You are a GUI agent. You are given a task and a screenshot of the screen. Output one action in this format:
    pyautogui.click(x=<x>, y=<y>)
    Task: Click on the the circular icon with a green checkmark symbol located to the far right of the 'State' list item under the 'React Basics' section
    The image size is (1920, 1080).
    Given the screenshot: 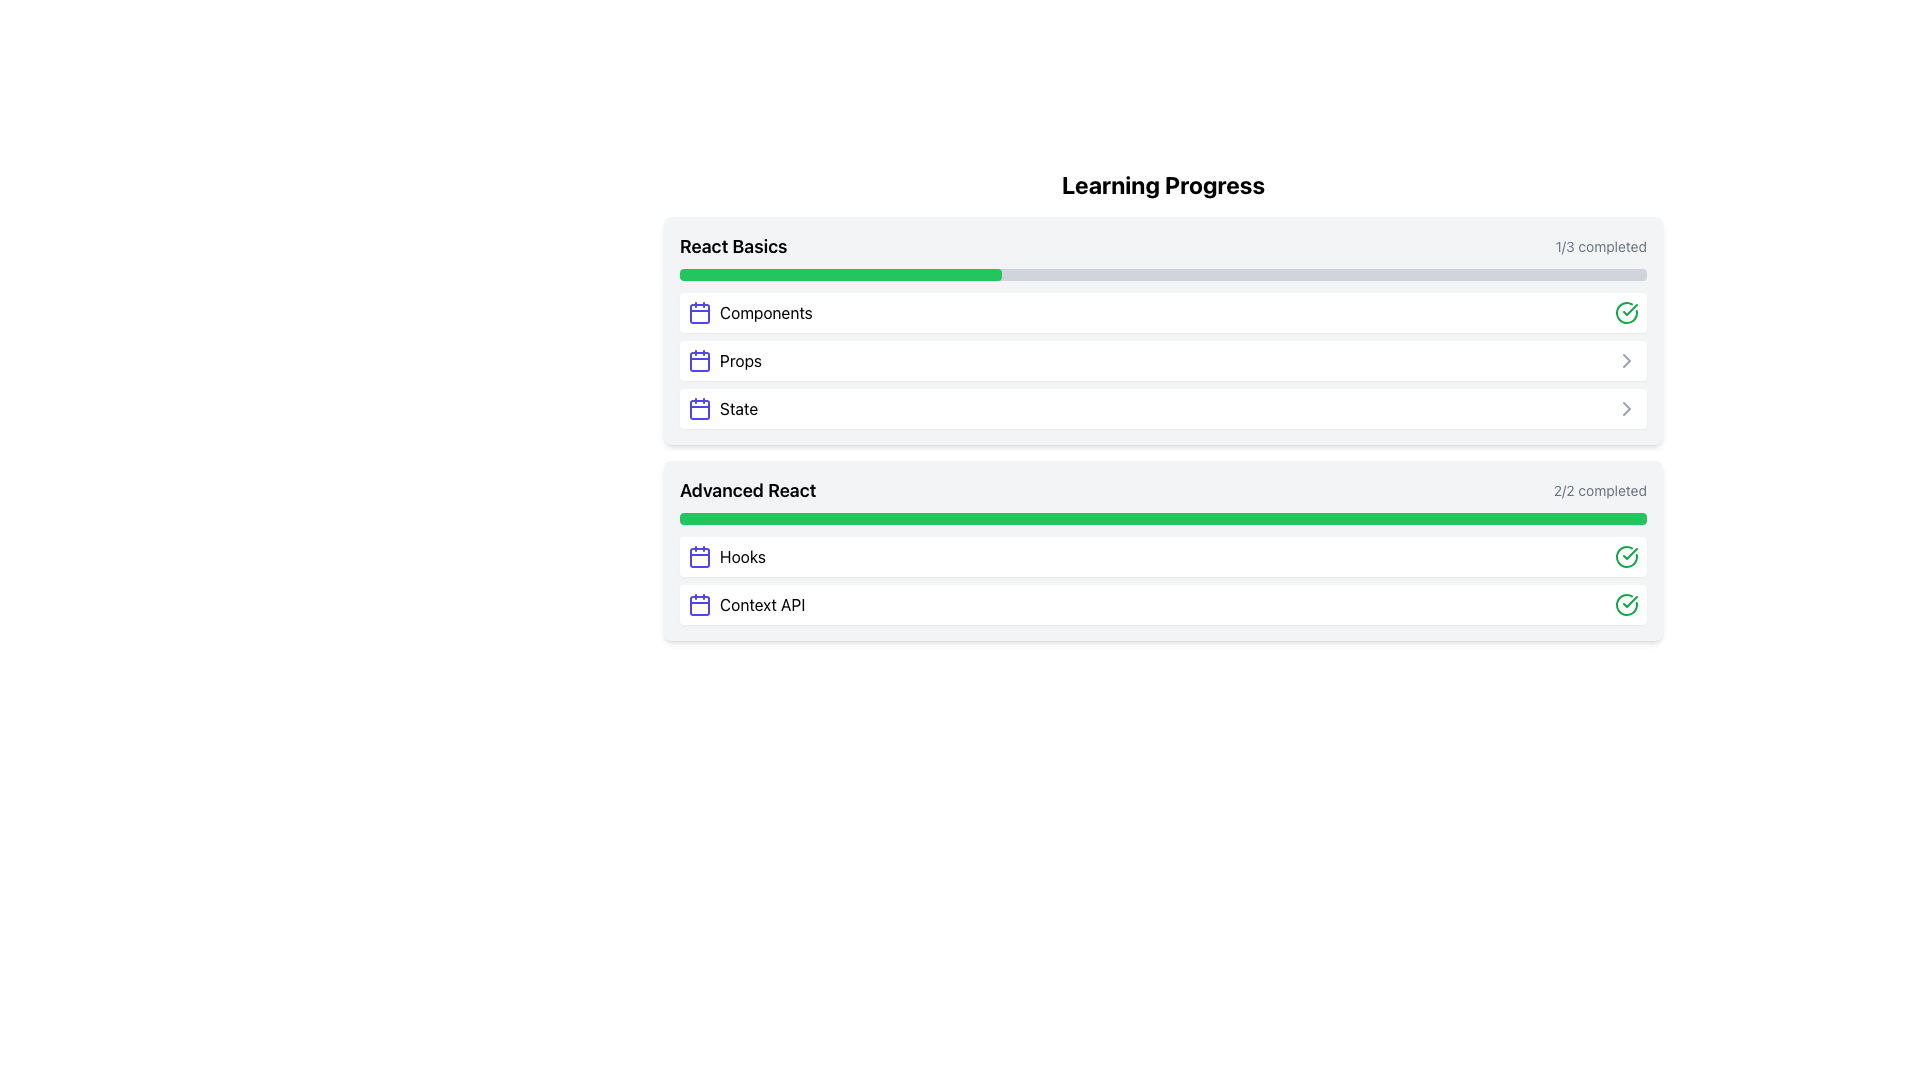 What is the action you would take?
    pyautogui.click(x=1627, y=312)
    